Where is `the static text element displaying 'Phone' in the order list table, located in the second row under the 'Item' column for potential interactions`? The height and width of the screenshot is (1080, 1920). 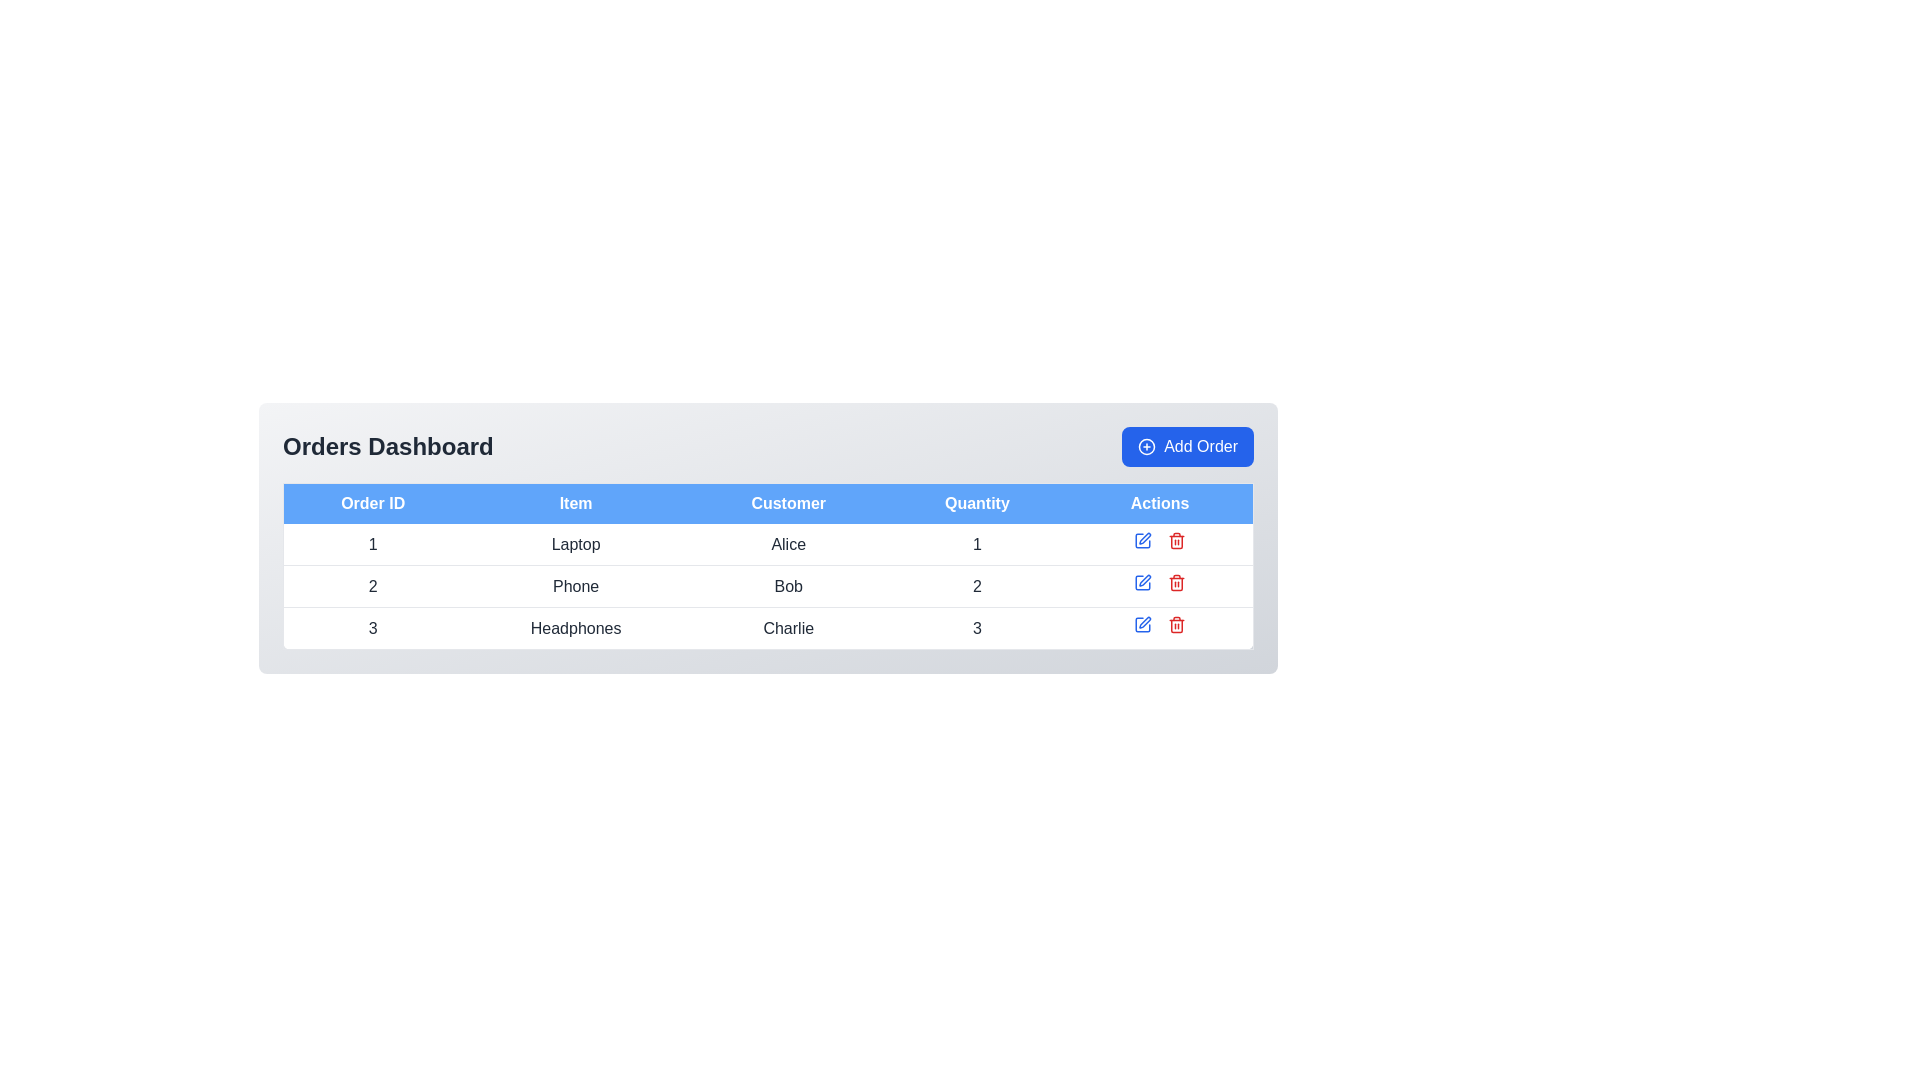
the static text element displaying 'Phone' in the order list table, located in the second row under the 'Item' column for potential interactions is located at coordinates (575, 585).